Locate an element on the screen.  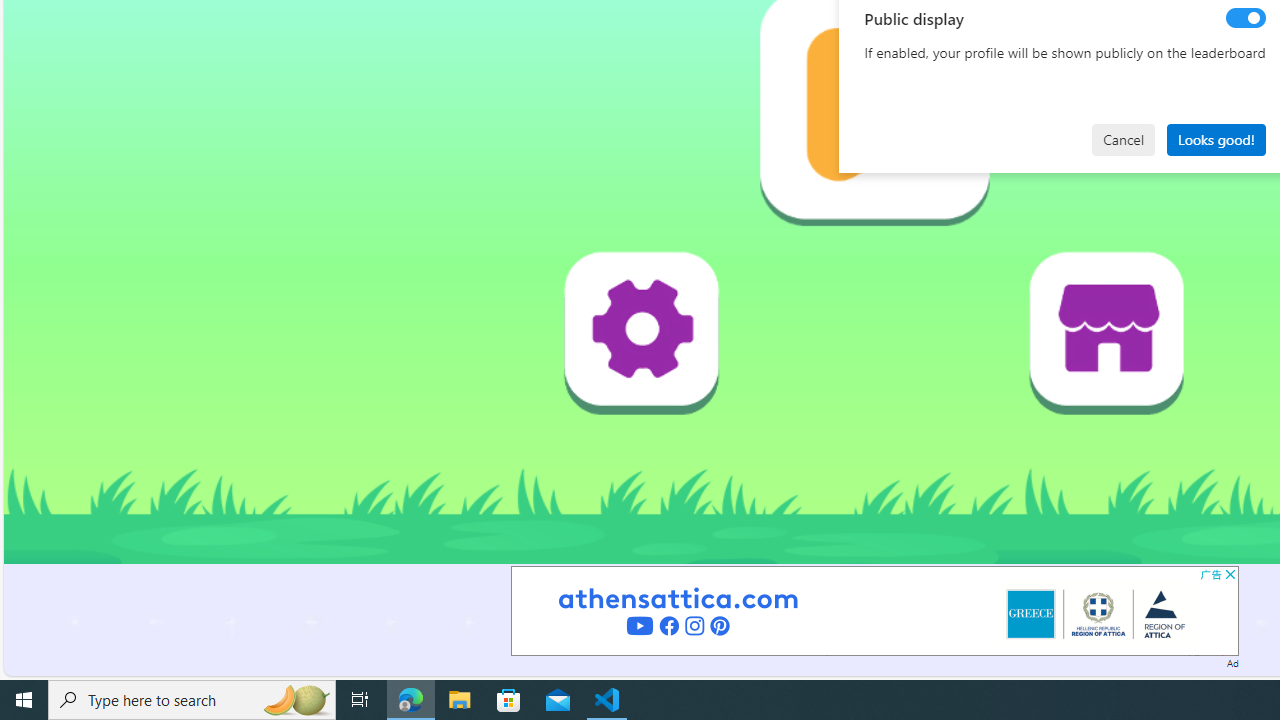
'Visual Studio Code - 1 running window' is located at coordinates (606, 698).